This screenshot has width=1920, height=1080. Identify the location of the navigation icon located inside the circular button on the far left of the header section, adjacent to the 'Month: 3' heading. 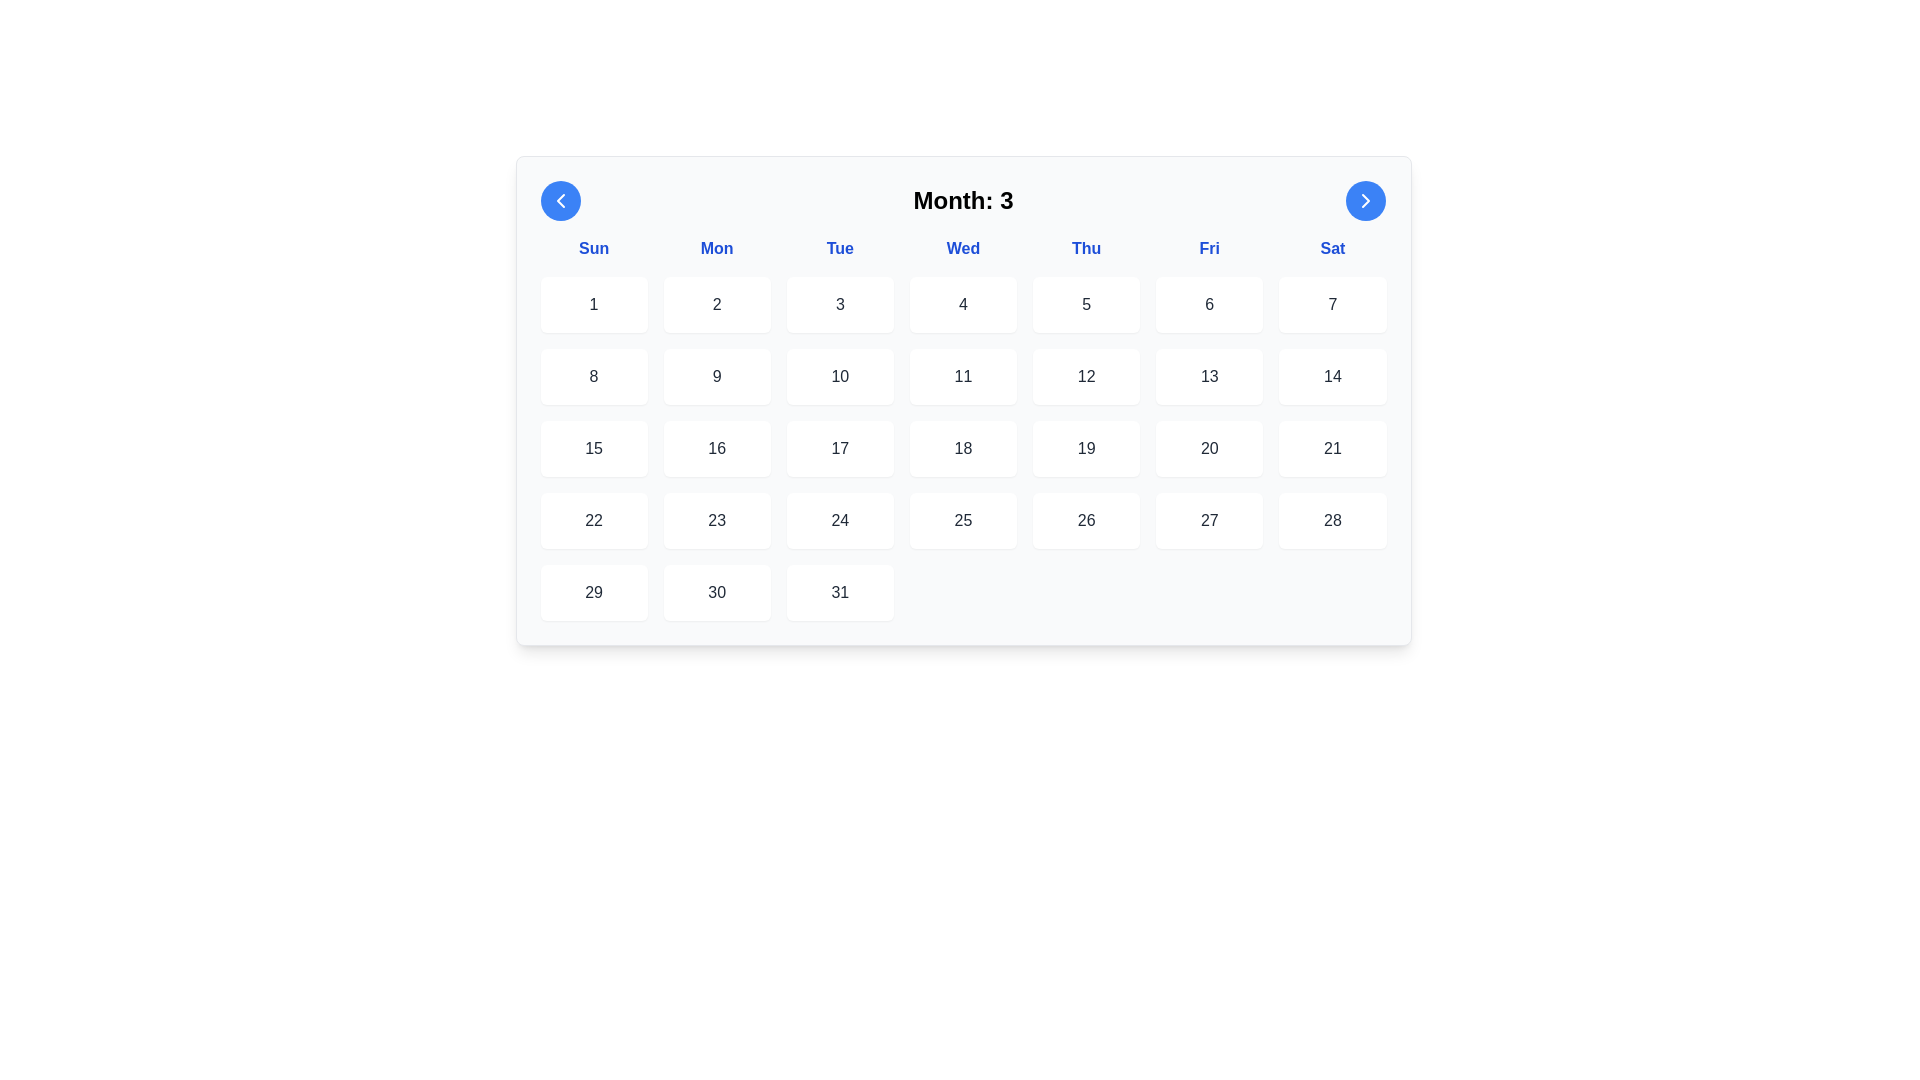
(560, 200).